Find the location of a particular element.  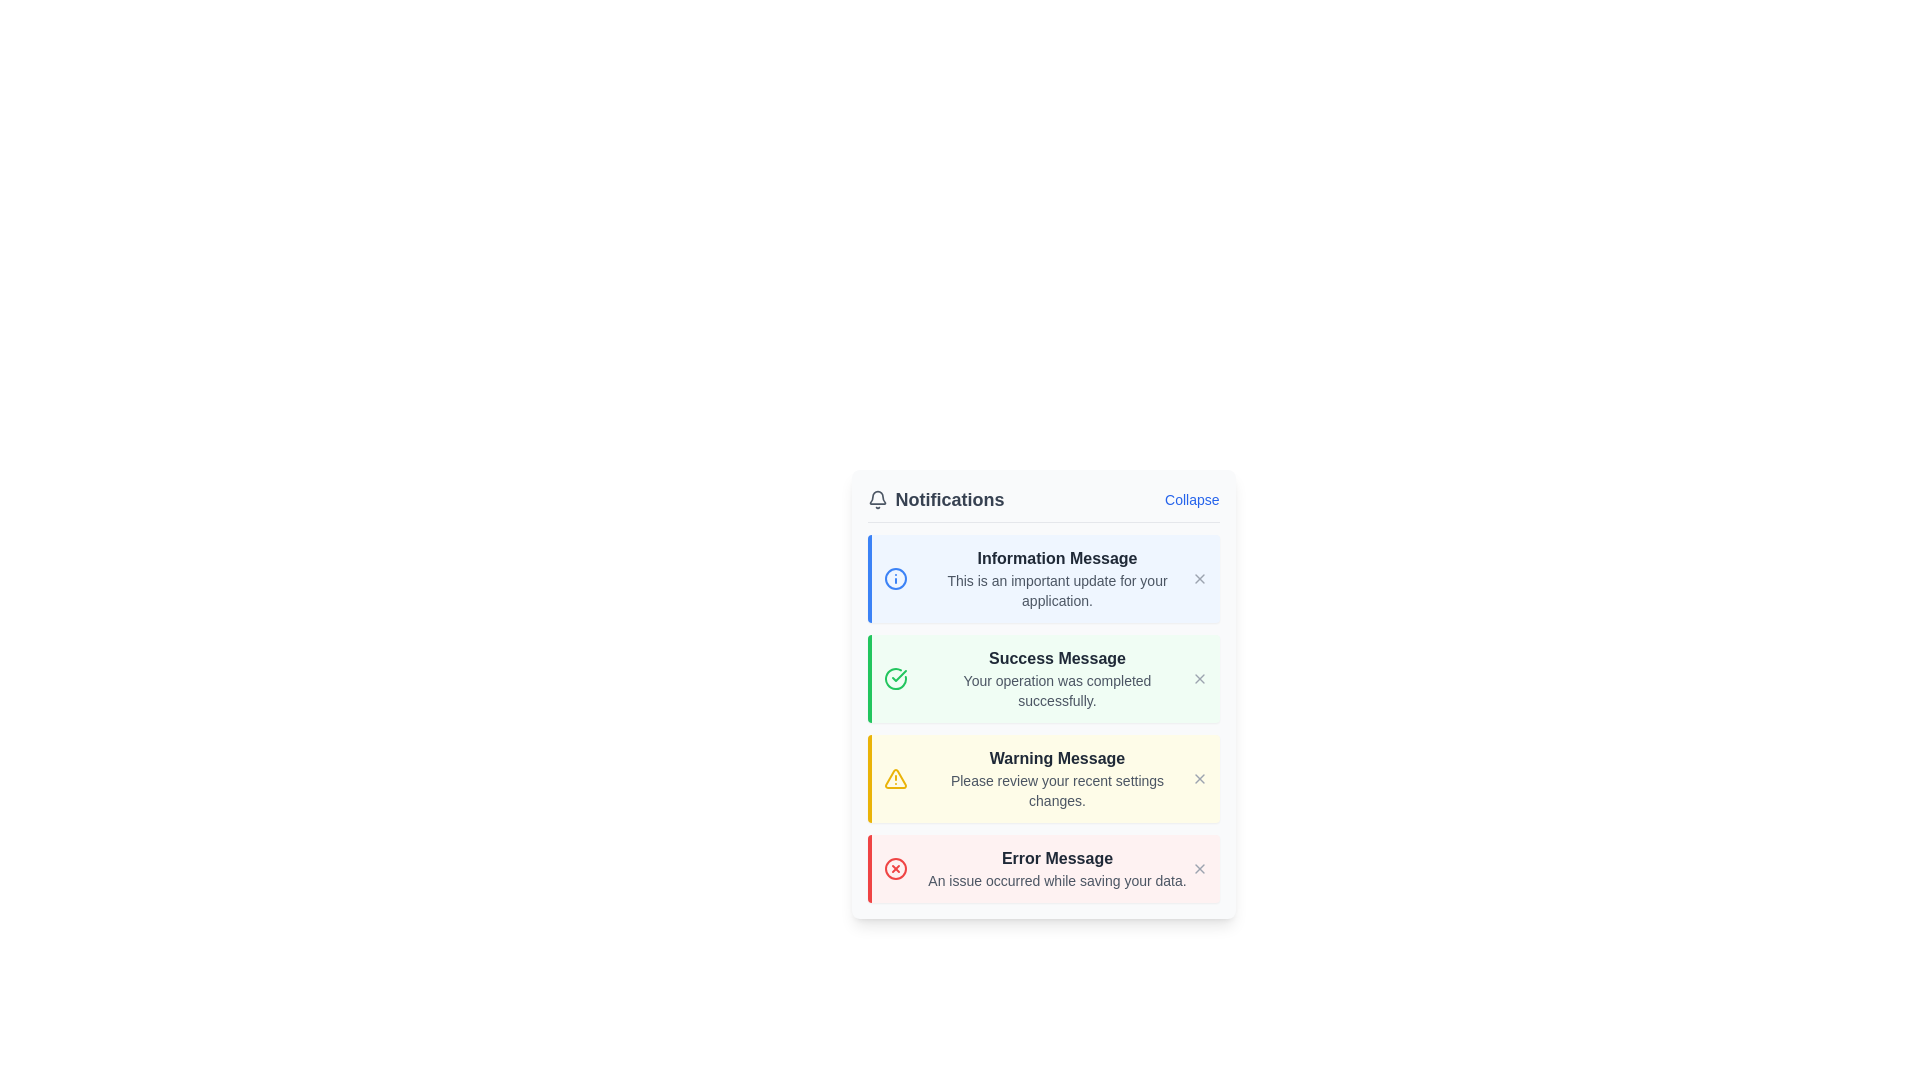

text label indicating the successful completion of an operation, which is located in the notification panel below 'Success Message' and above the green check icon is located at coordinates (1056, 689).